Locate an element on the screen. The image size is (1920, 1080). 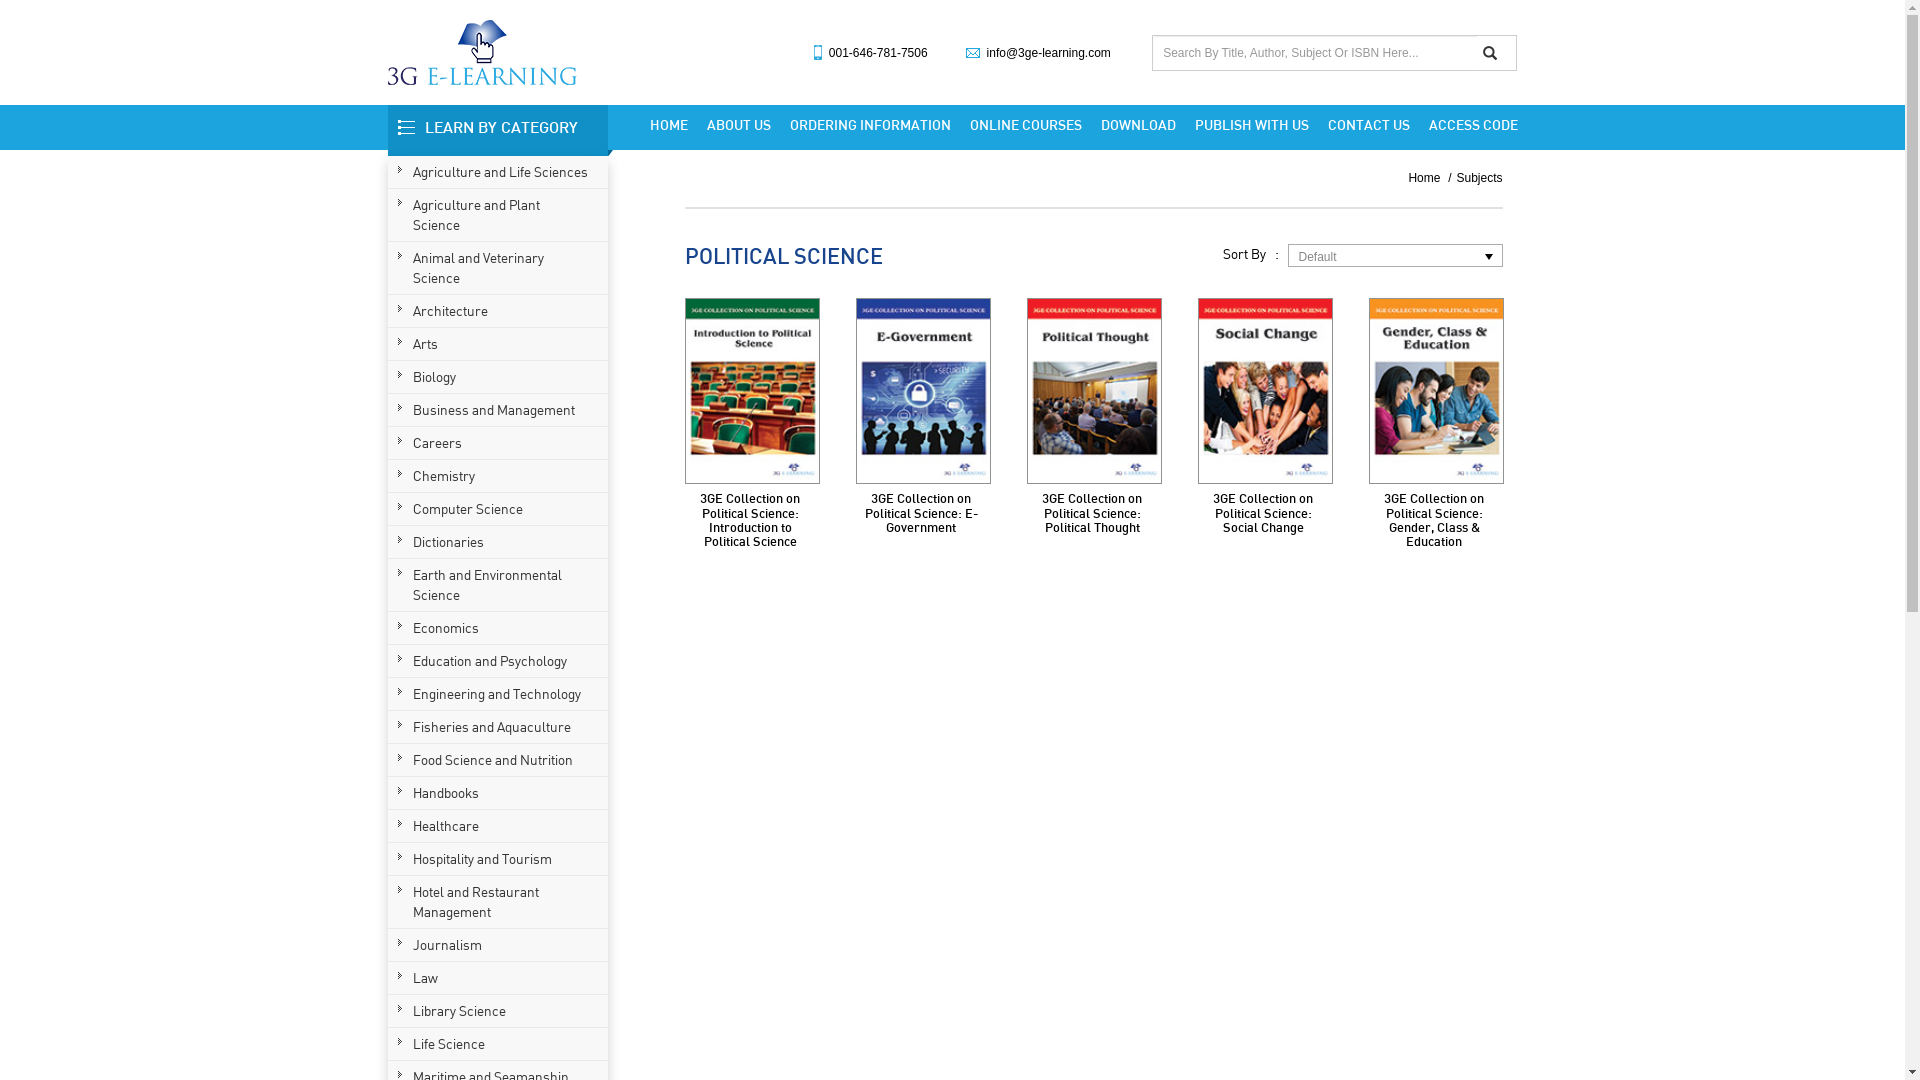
'Engineering and Technology' is located at coordinates (392, 693).